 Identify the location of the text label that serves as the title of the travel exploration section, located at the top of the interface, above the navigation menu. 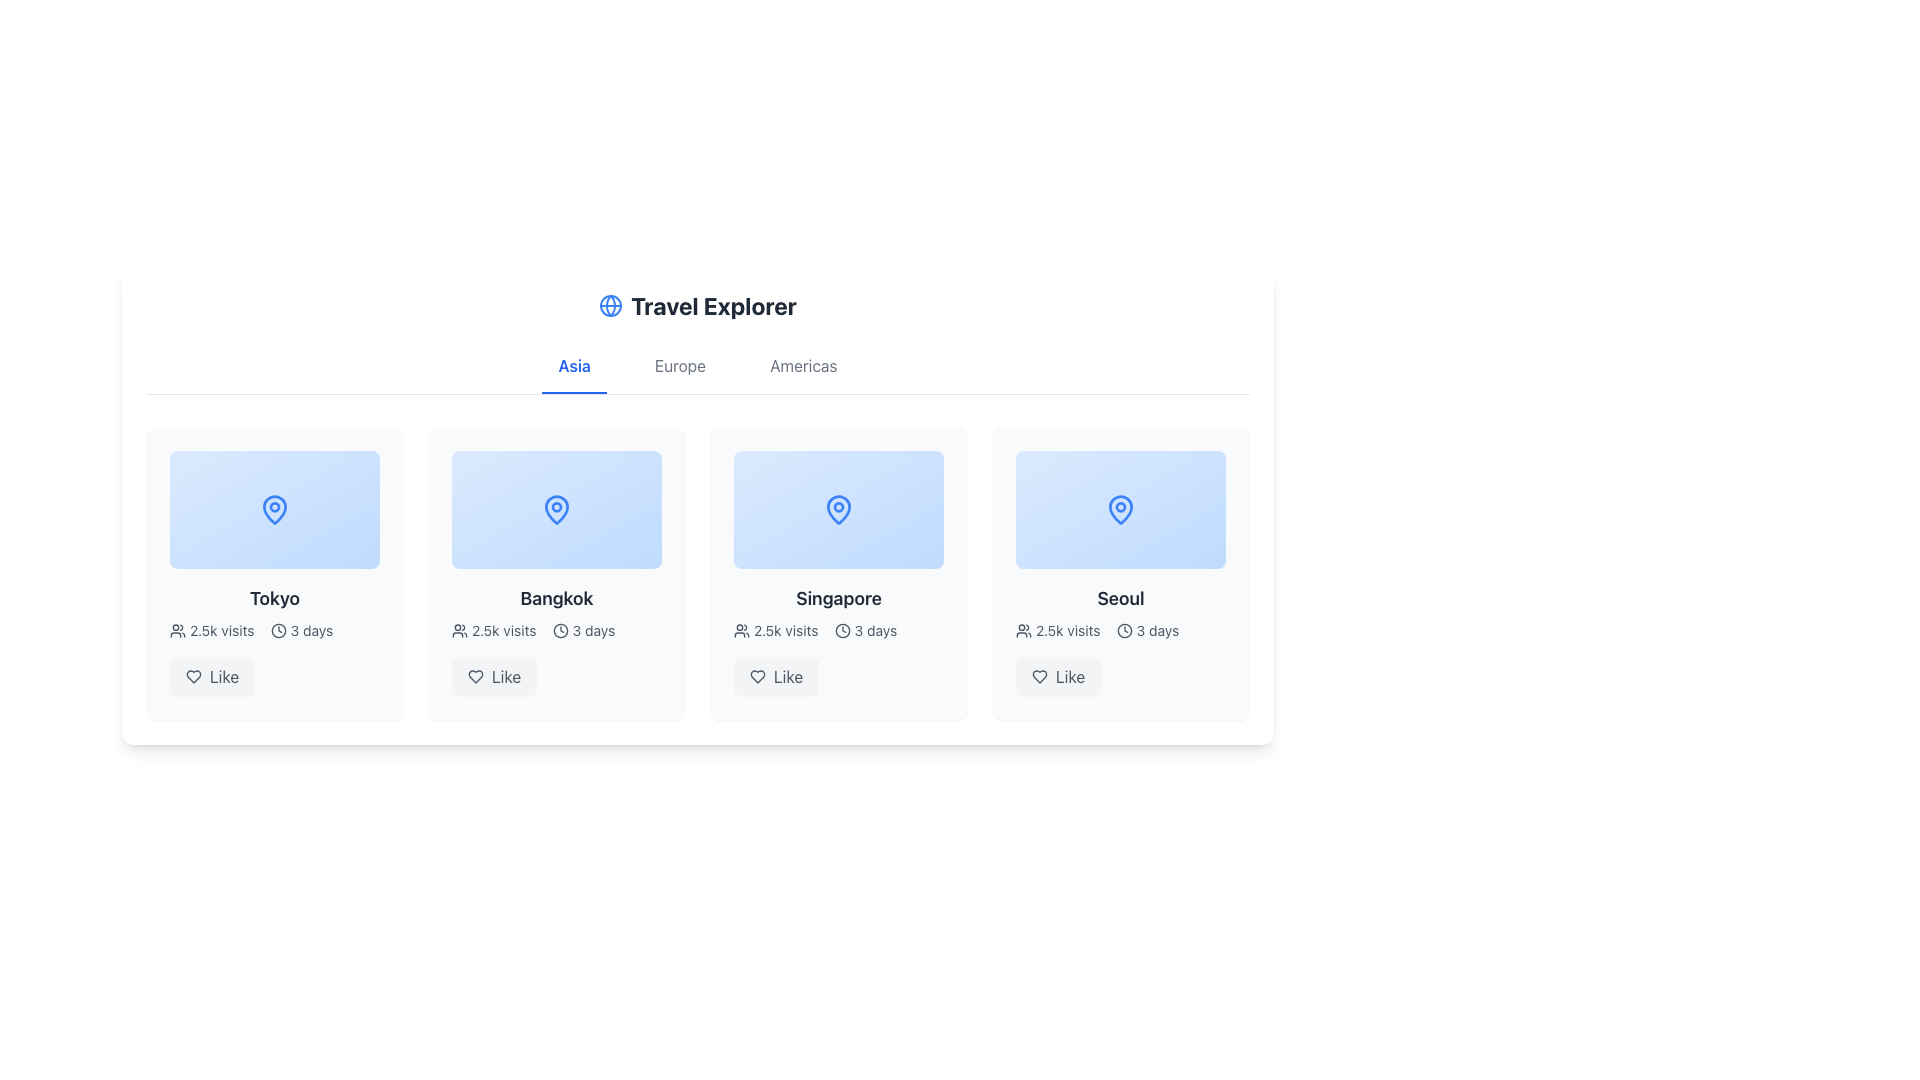
(714, 305).